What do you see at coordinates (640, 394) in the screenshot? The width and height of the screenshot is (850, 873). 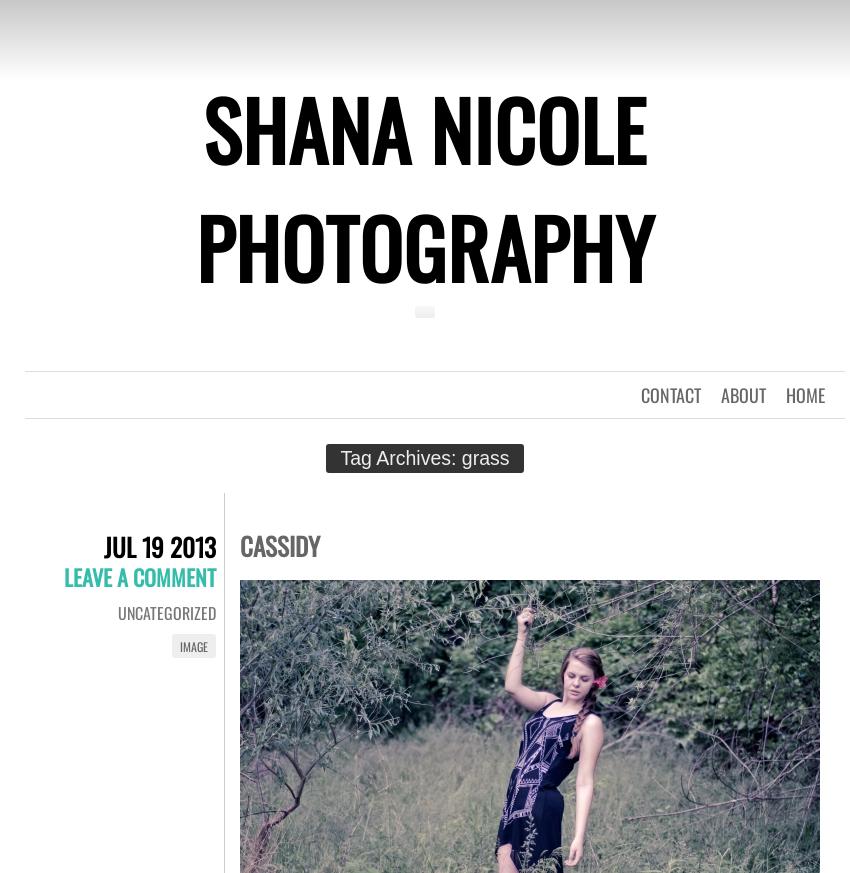 I see `'Contact'` at bounding box center [640, 394].